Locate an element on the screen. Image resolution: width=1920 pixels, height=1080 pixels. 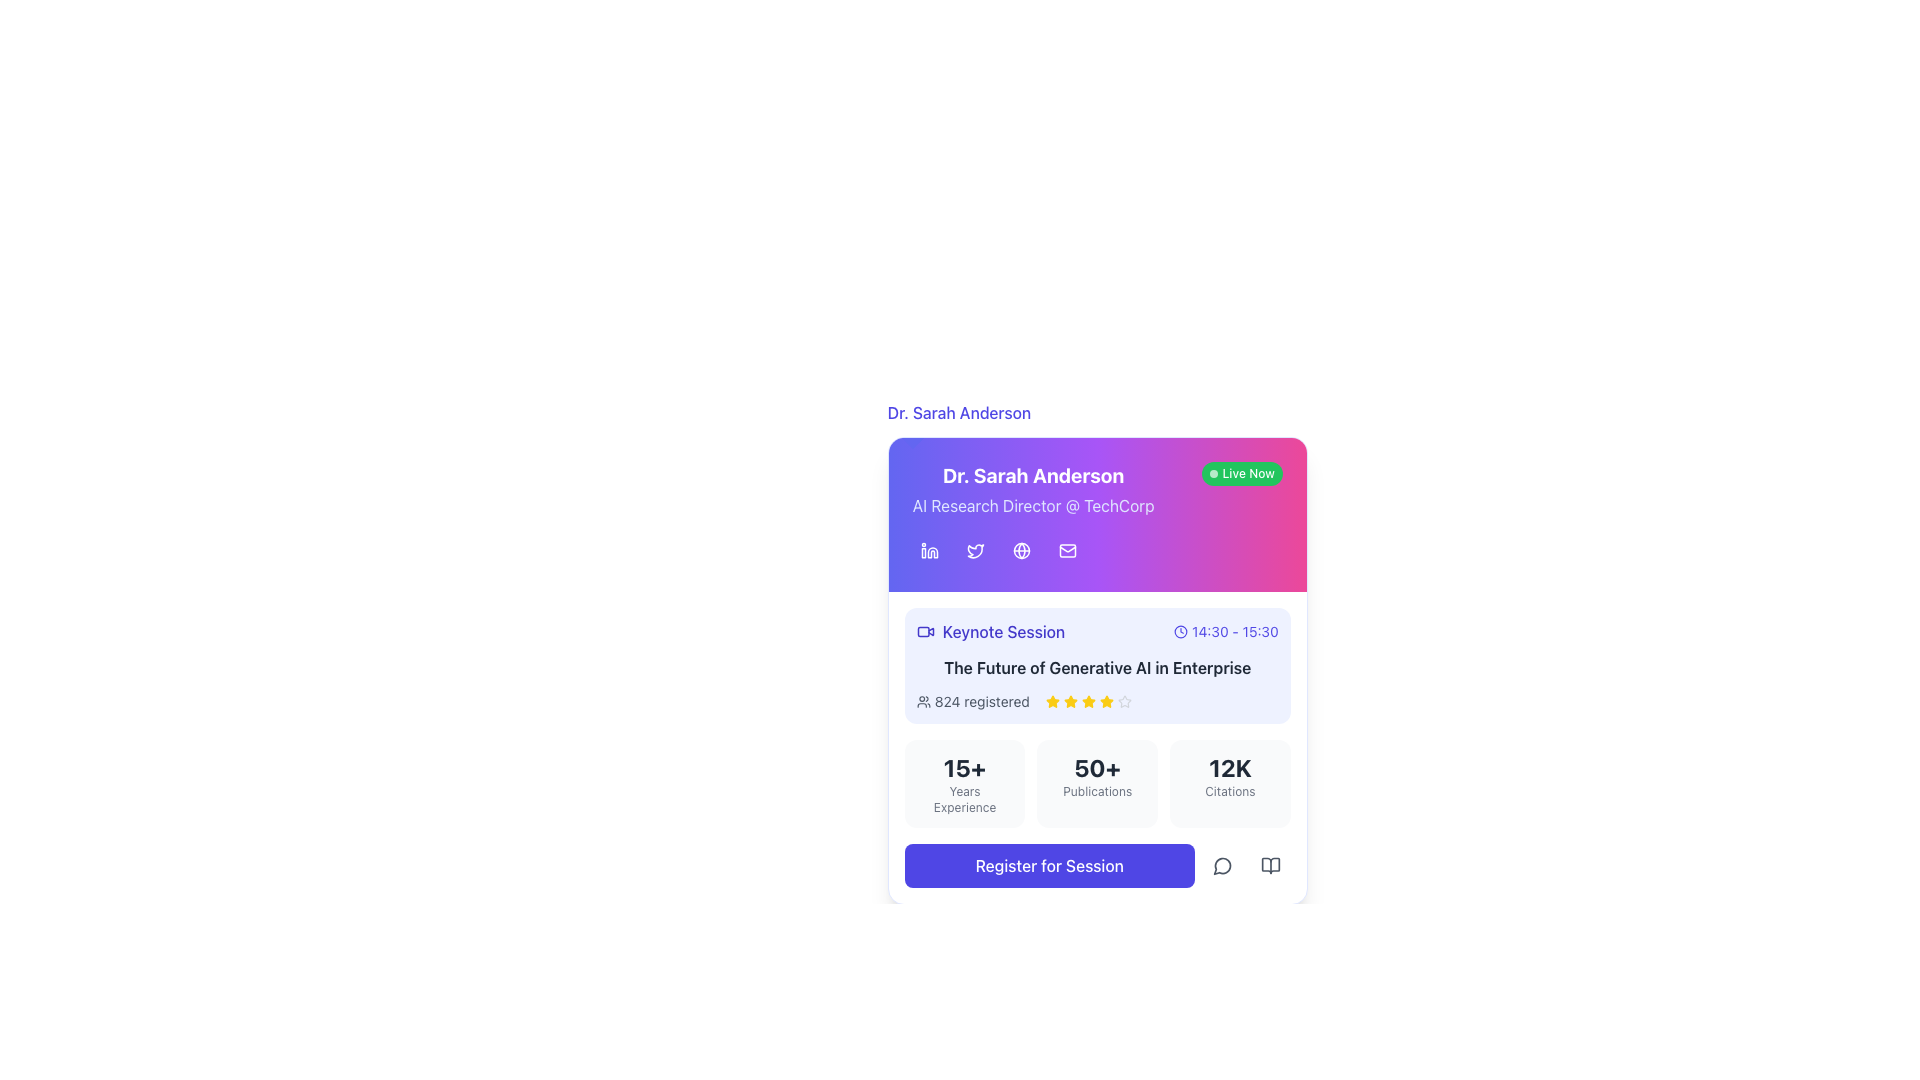
the Informational box that displays the number of publications (50+) related to the featured keynote or presenter, which is the second box in a row of three below the 'Keynote Session' section is located at coordinates (1096, 748).